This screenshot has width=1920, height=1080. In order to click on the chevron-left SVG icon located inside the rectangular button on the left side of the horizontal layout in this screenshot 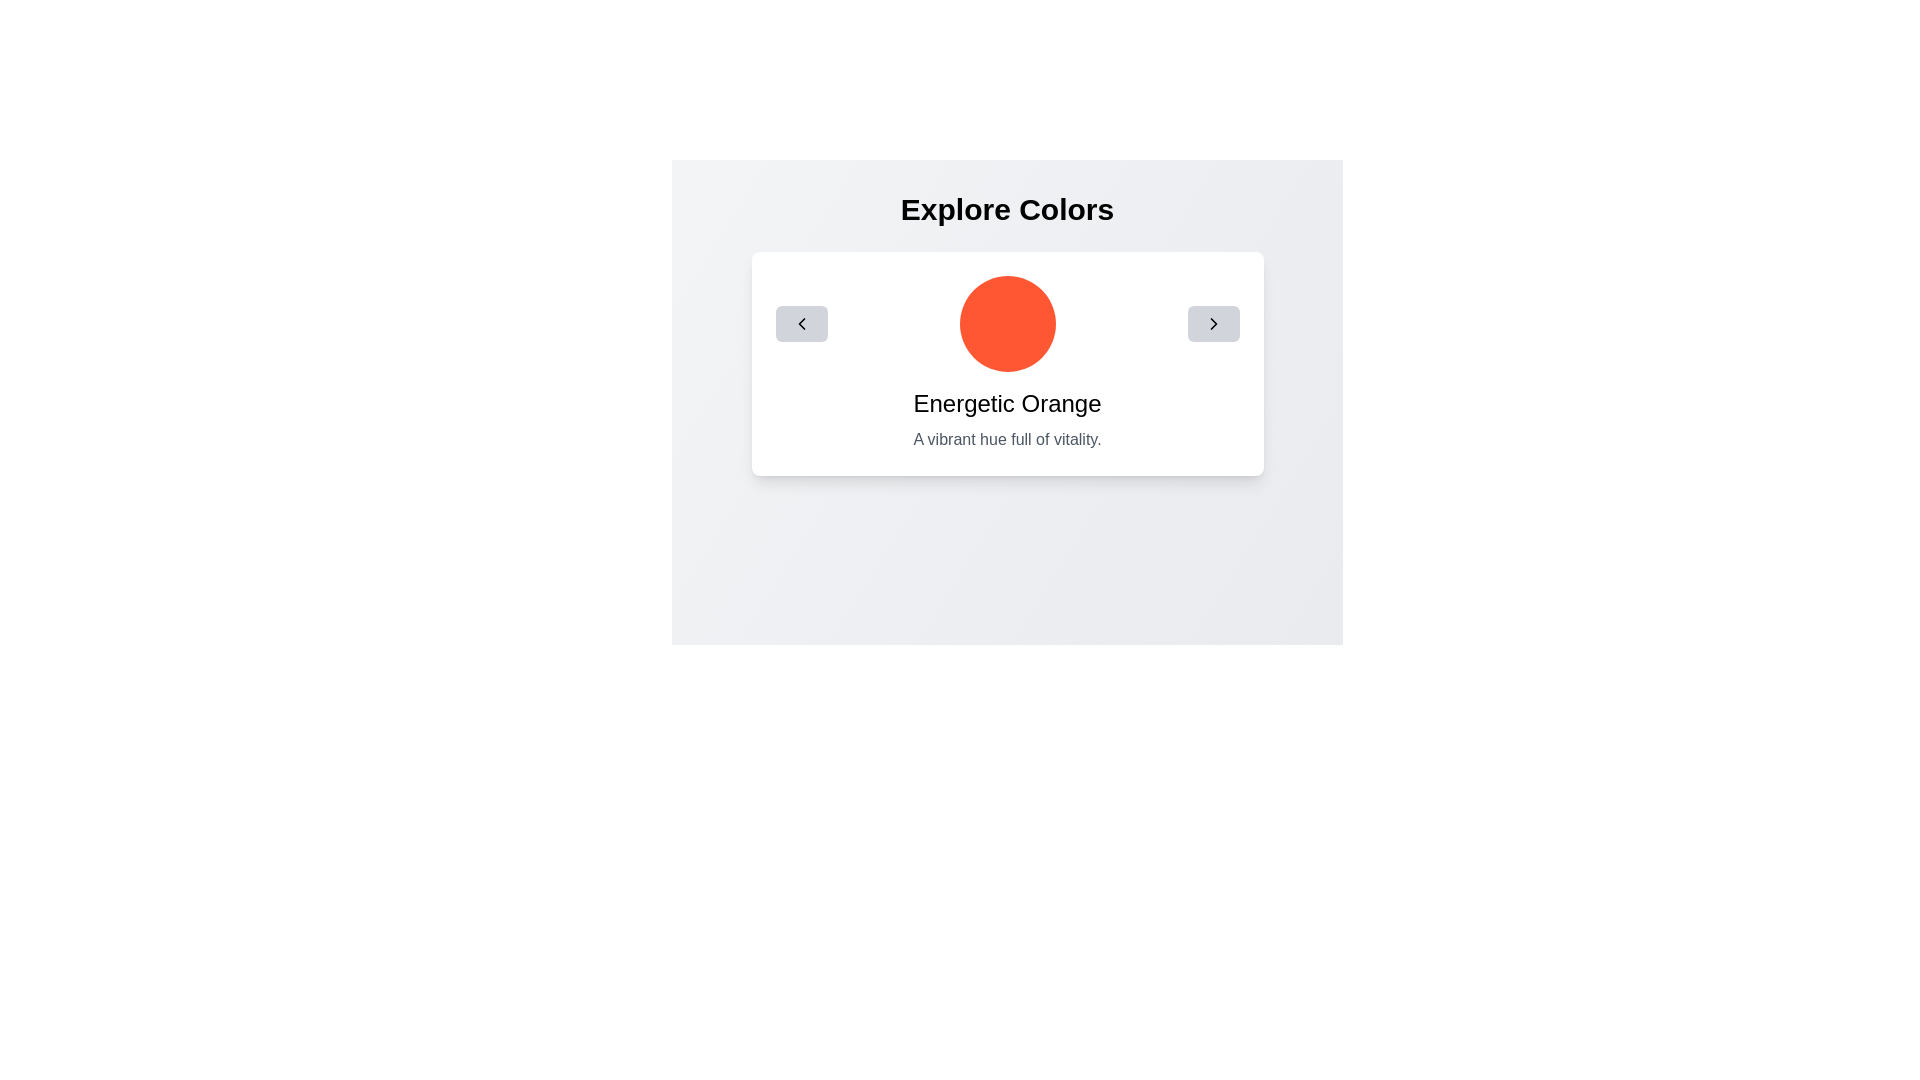, I will do `click(801, 323)`.